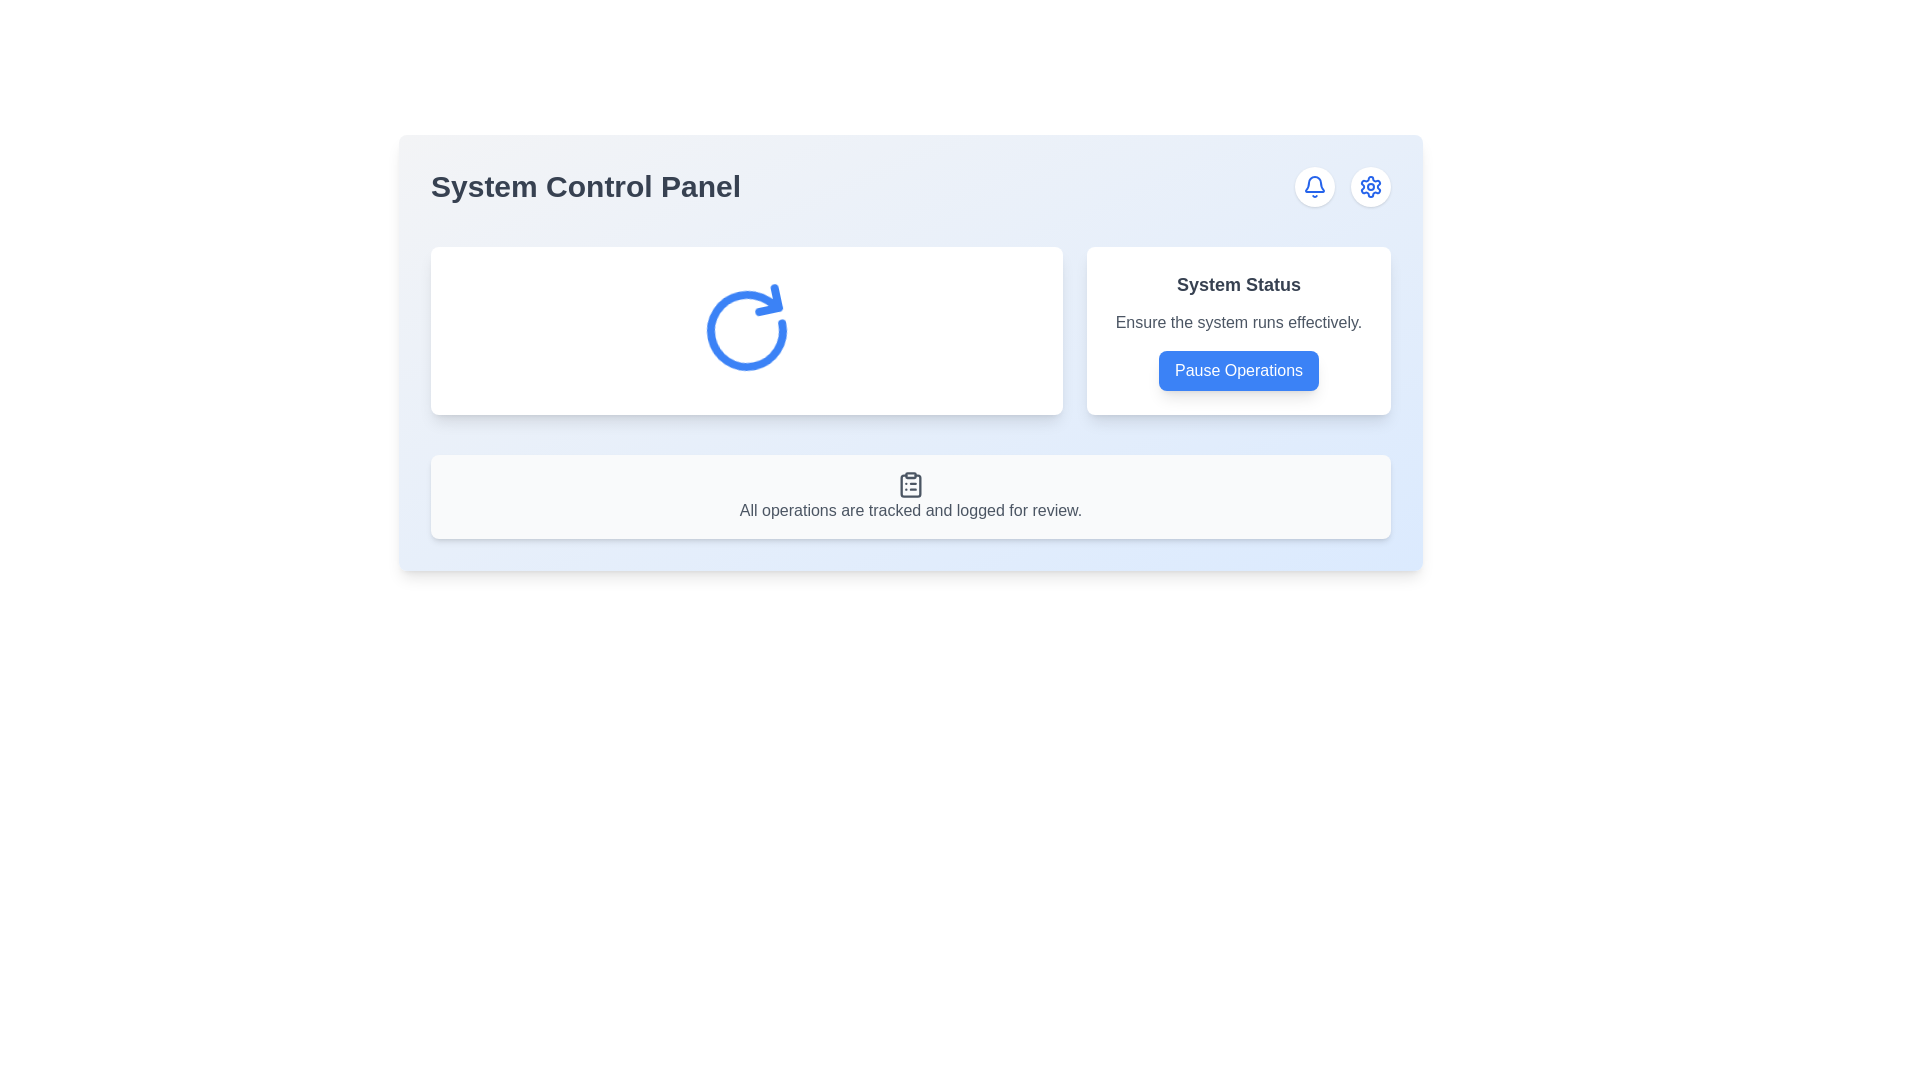 The image size is (1920, 1080). I want to click on the Text Label that serves as a prominent title or header indicating the system control panel, so click(584, 186).